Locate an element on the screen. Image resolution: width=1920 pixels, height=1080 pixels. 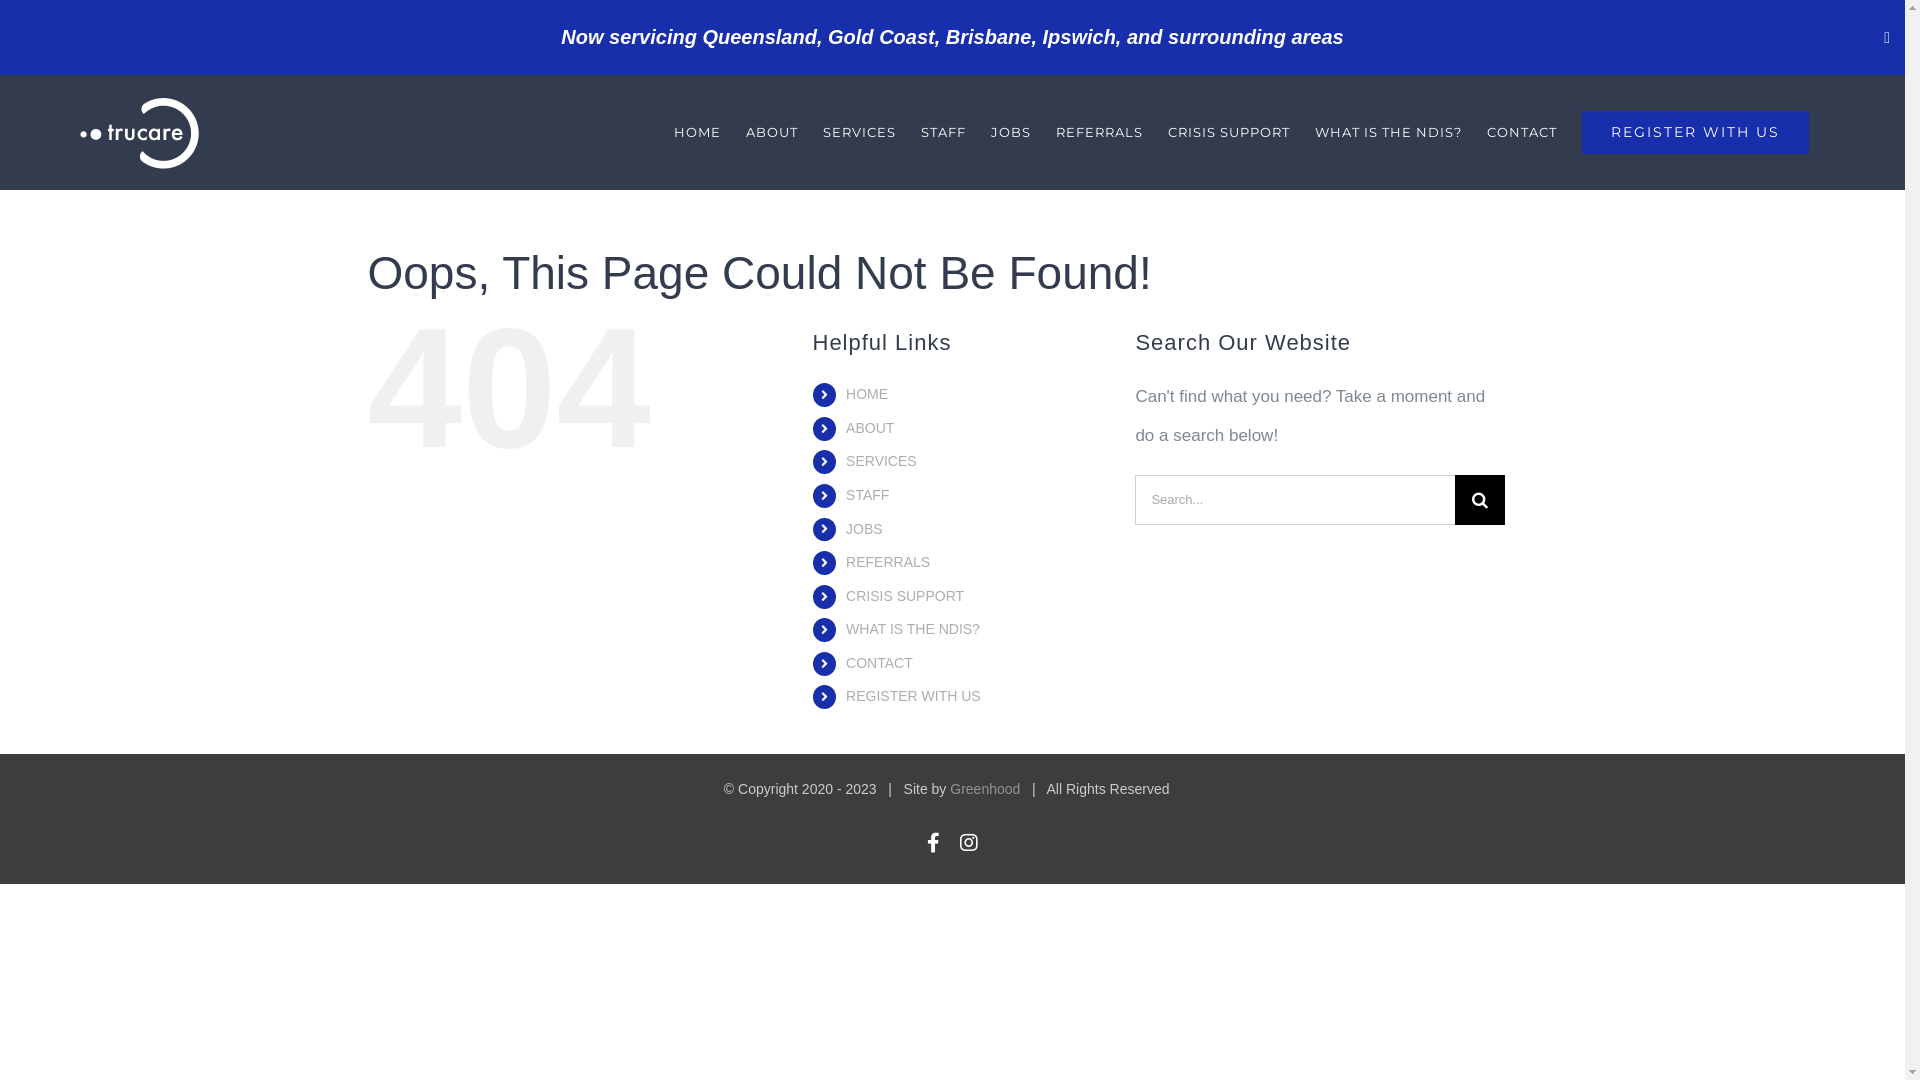
'ABOUT' is located at coordinates (771, 132).